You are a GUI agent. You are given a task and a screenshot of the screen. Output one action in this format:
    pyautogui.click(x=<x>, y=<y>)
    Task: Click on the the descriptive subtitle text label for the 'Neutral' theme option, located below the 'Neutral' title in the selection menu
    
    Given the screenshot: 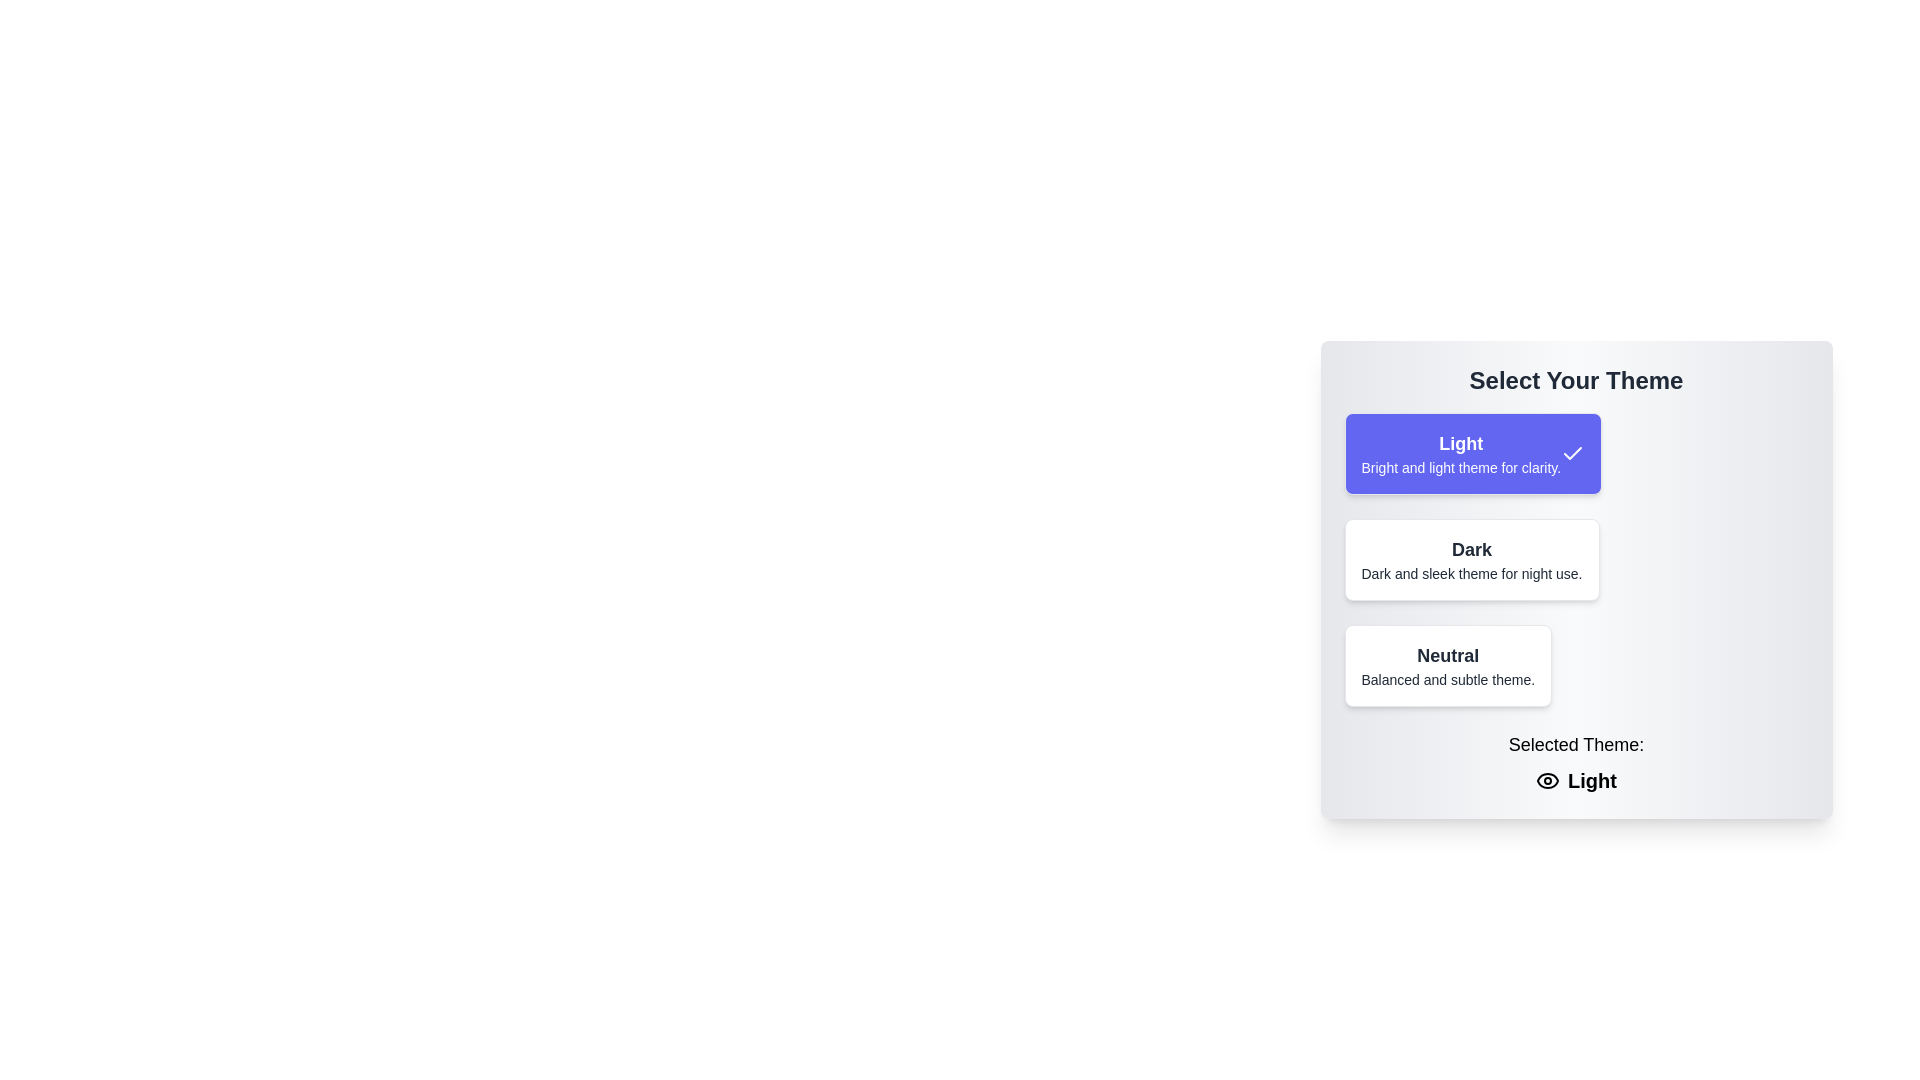 What is the action you would take?
    pyautogui.click(x=1448, y=678)
    